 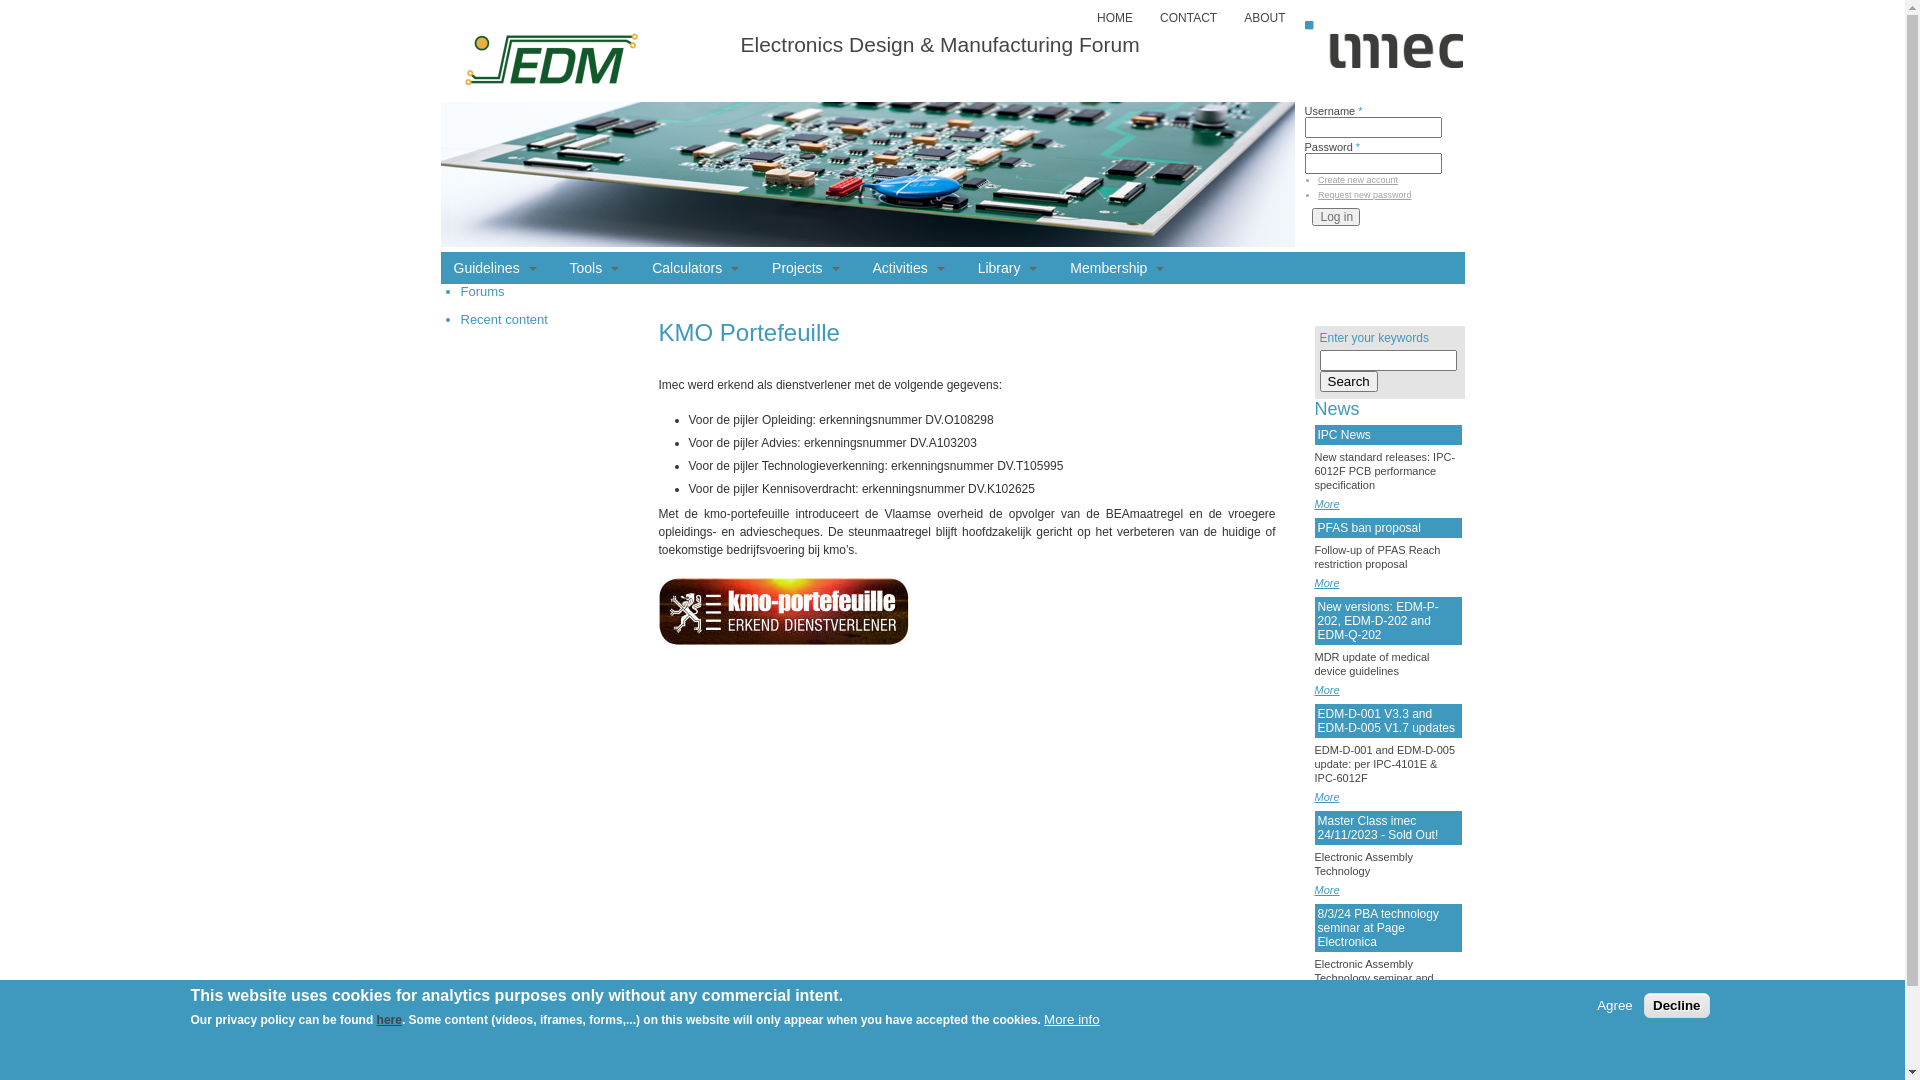 What do you see at coordinates (481, 291) in the screenshot?
I see `'Forums'` at bounding box center [481, 291].